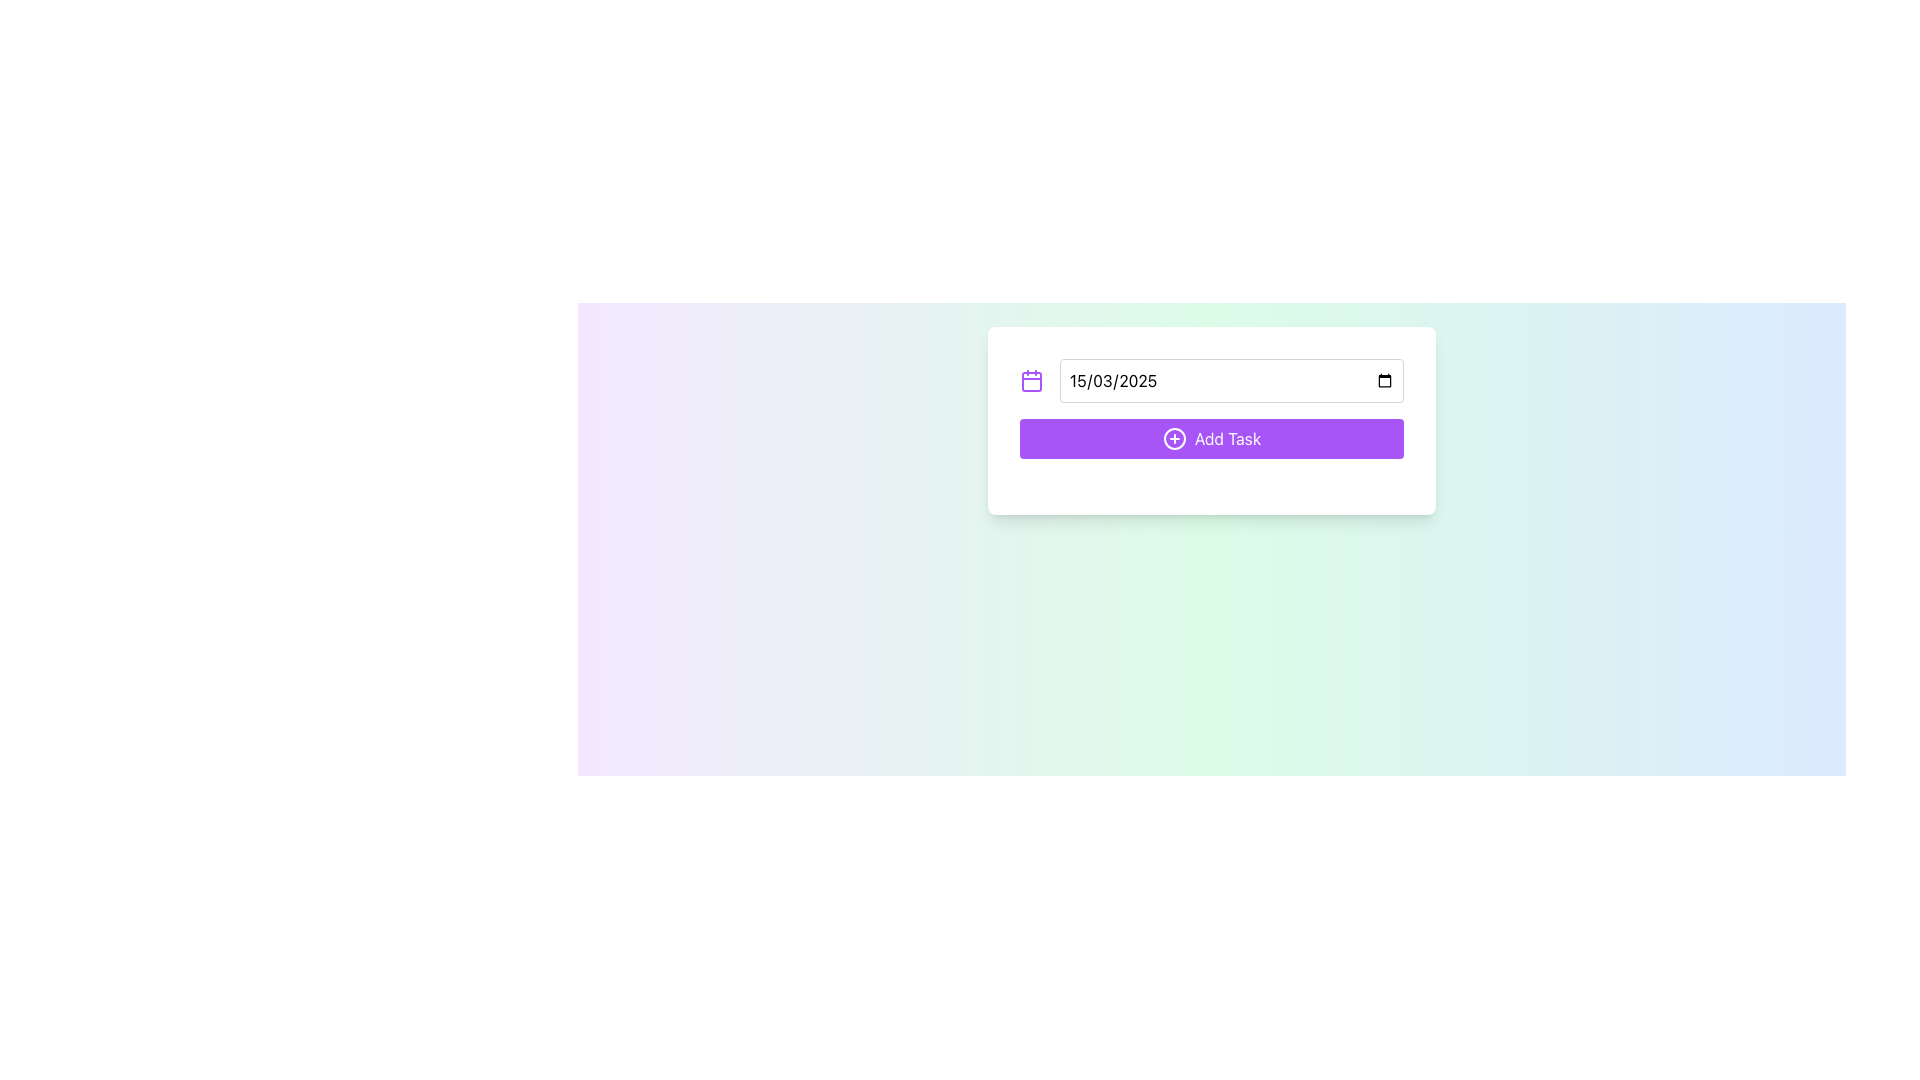  Describe the element at coordinates (1210, 438) in the screenshot. I see `the add task button located below the input box with a calendar icon` at that location.